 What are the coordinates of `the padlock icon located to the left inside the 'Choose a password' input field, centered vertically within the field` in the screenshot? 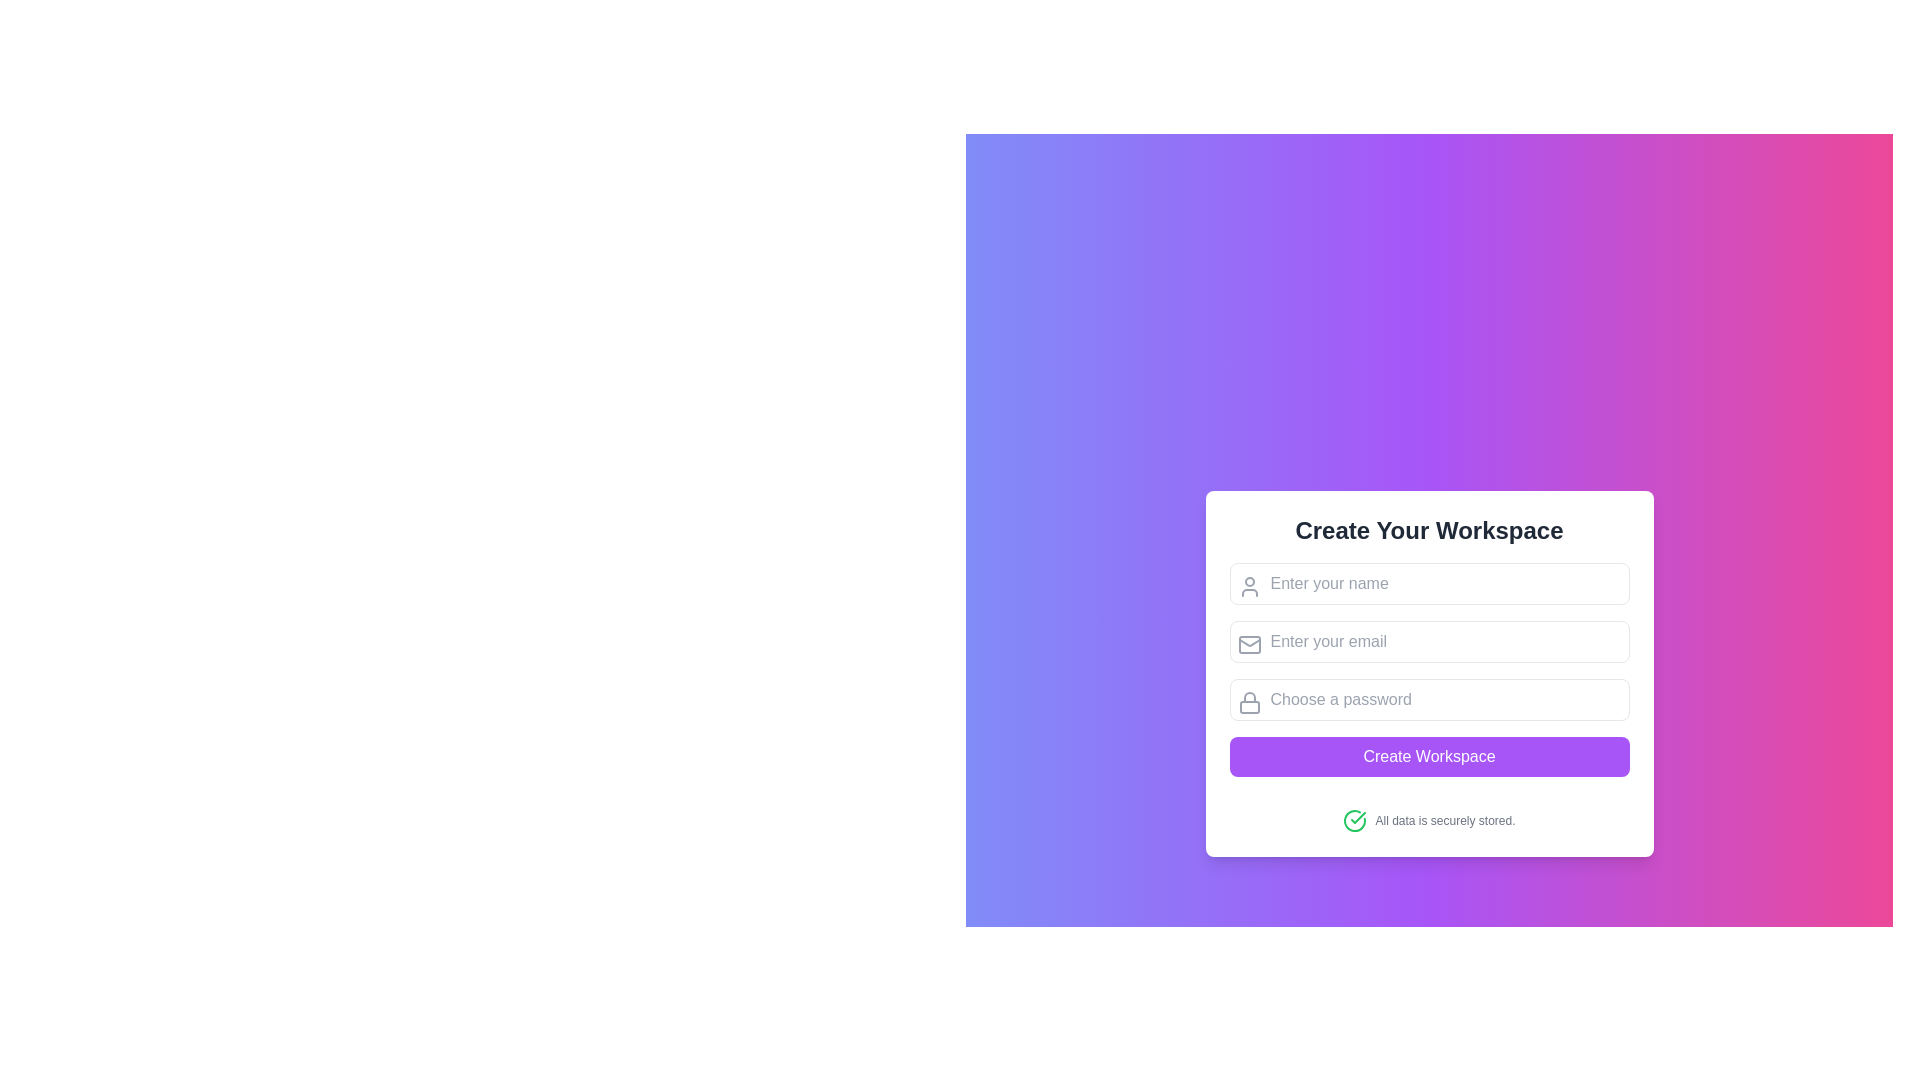 It's located at (1248, 701).